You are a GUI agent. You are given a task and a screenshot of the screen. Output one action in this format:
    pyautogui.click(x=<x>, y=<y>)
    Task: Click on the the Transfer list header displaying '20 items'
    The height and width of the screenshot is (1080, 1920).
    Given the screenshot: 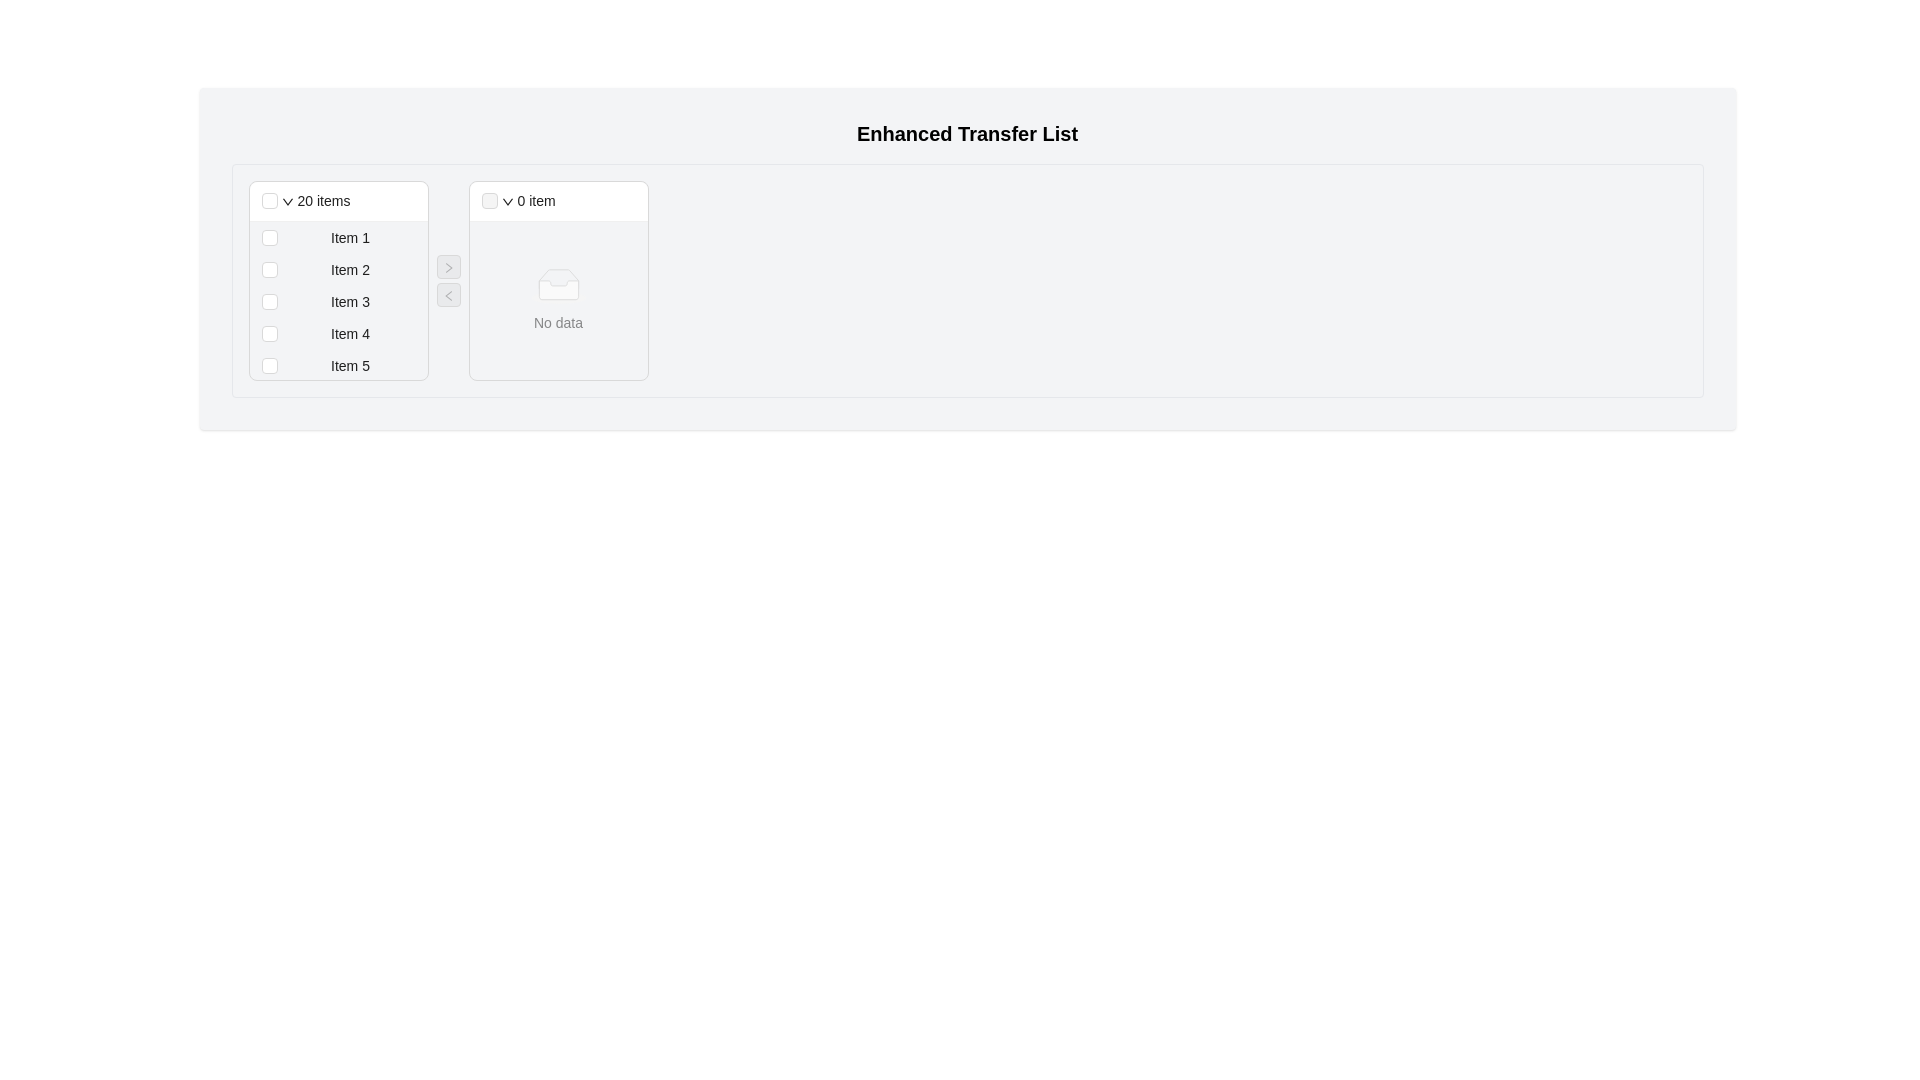 What is the action you would take?
    pyautogui.click(x=338, y=201)
    